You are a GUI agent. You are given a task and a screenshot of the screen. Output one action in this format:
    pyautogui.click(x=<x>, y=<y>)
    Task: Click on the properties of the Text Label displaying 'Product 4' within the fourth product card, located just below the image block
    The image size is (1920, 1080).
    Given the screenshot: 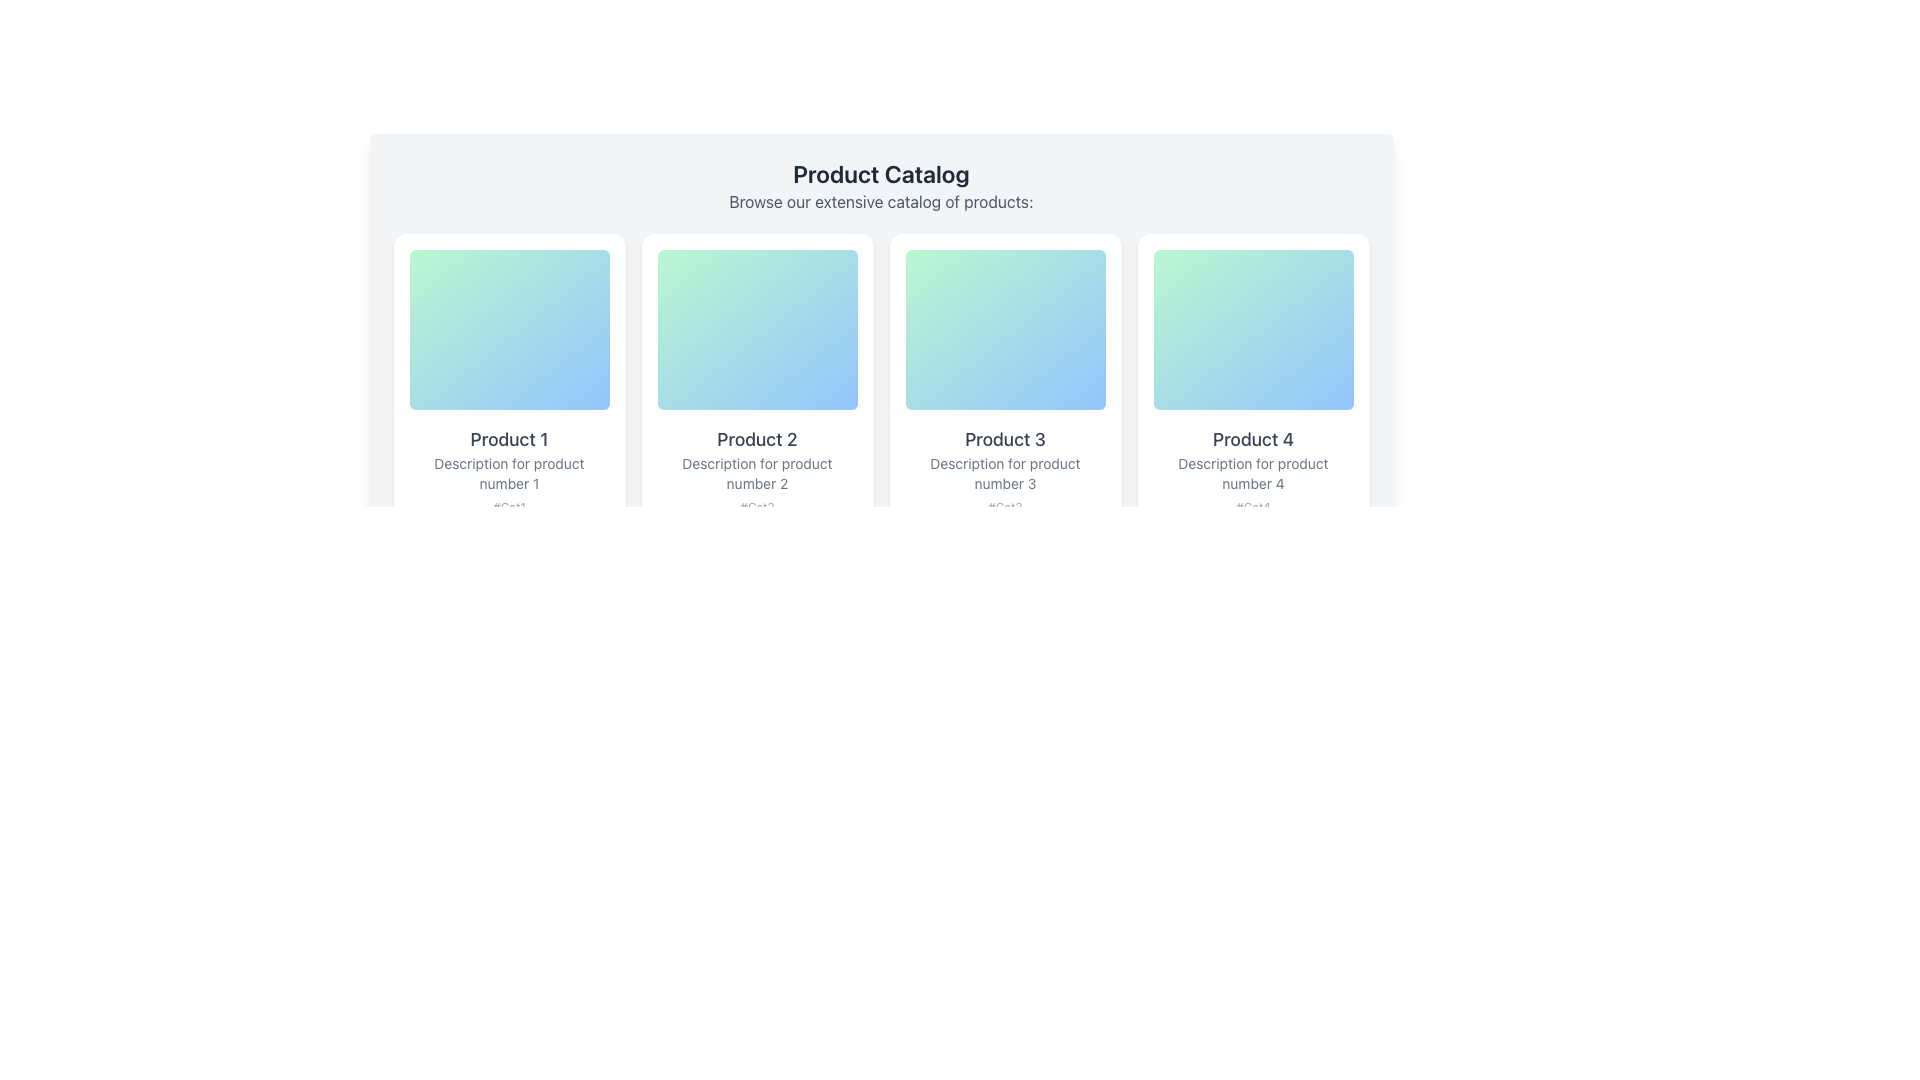 What is the action you would take?
    pyautogui.click(x=1252, y=438)
    